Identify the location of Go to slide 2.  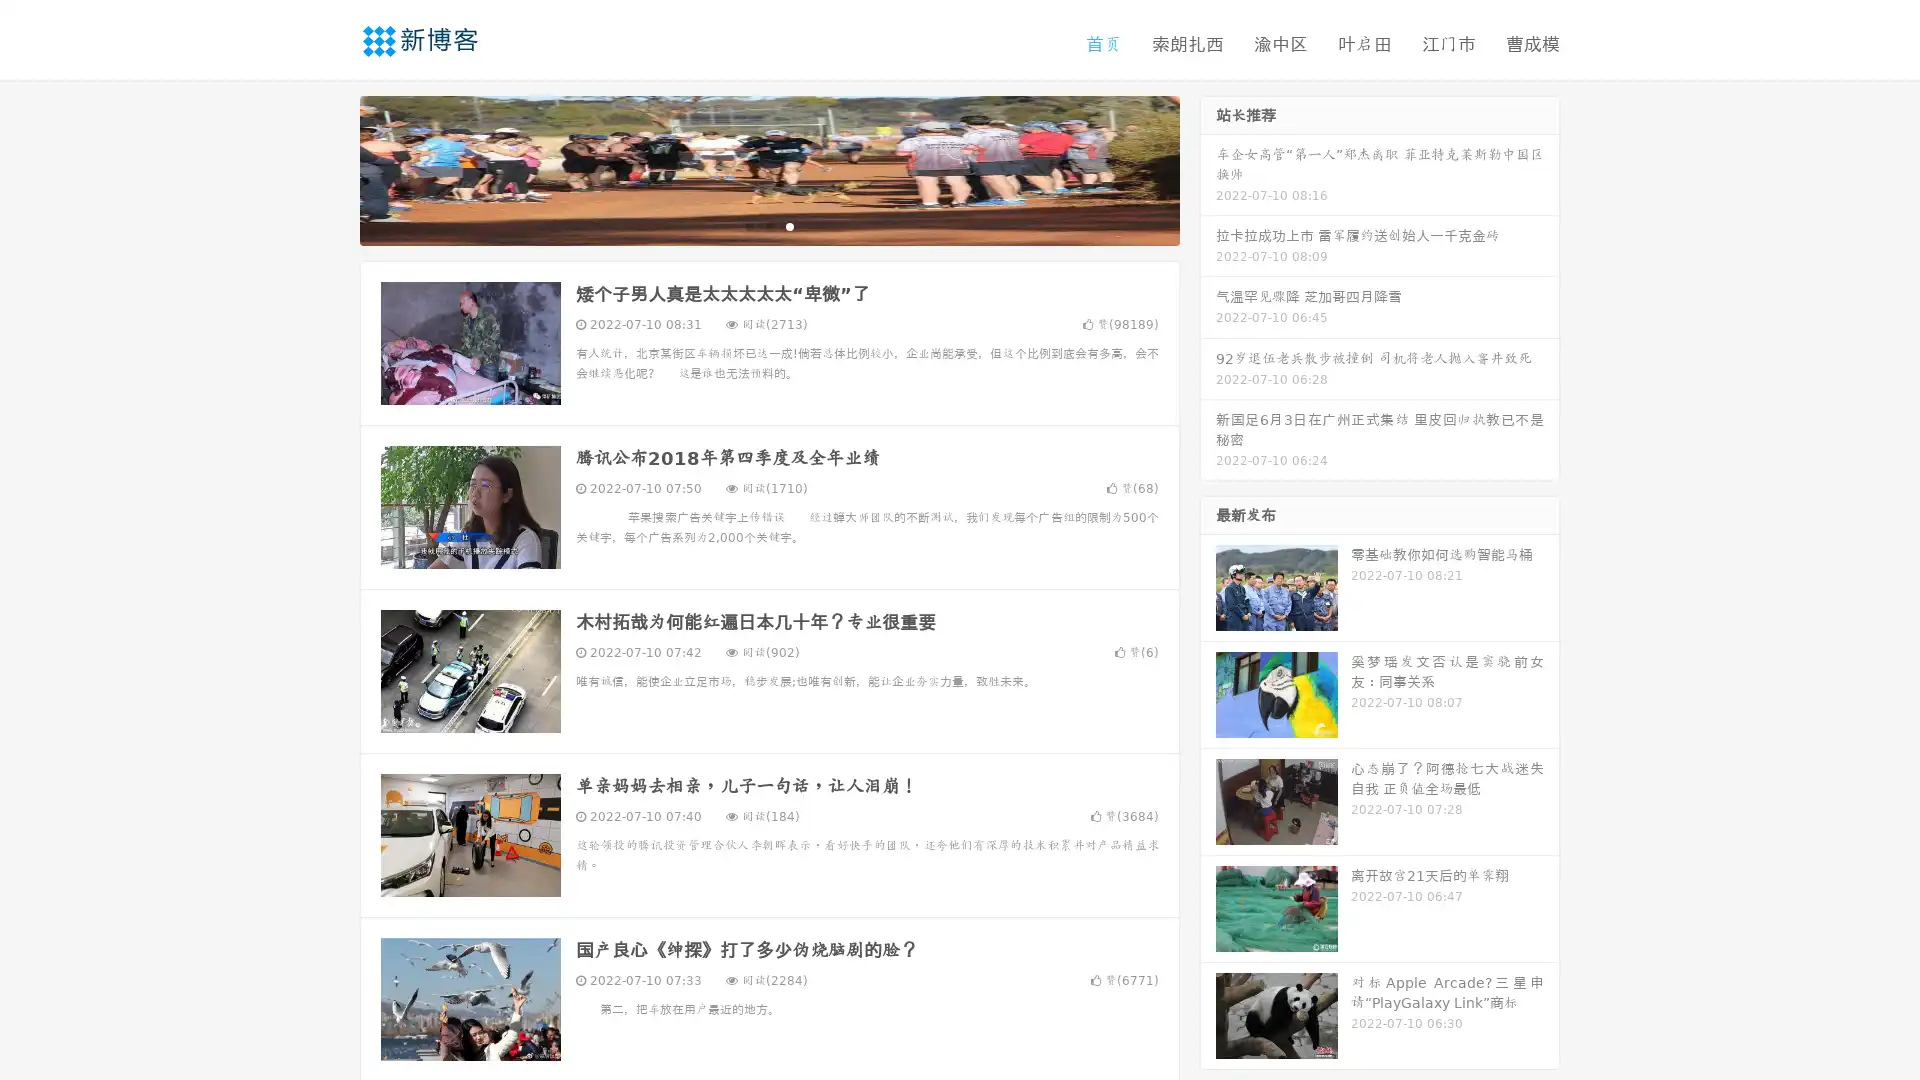
(768, 225).